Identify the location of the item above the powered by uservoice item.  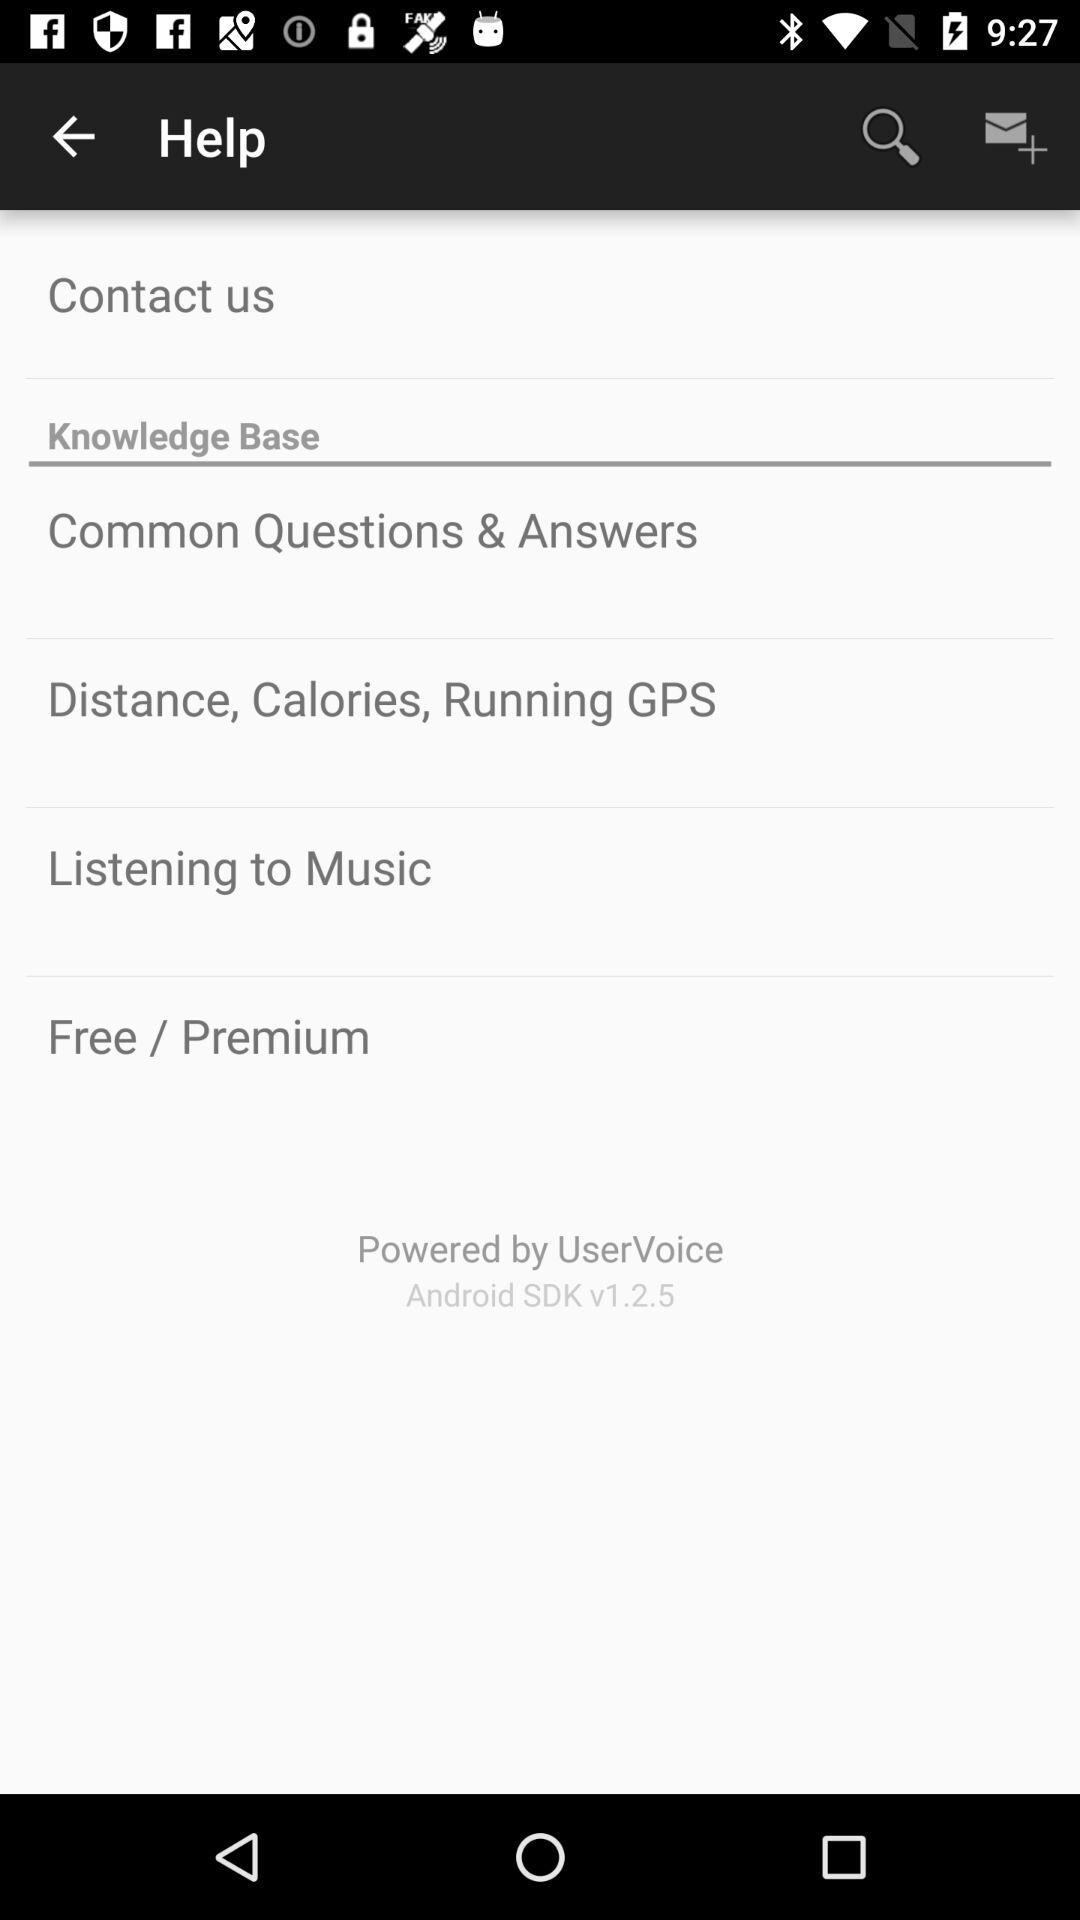
(208, 1035).